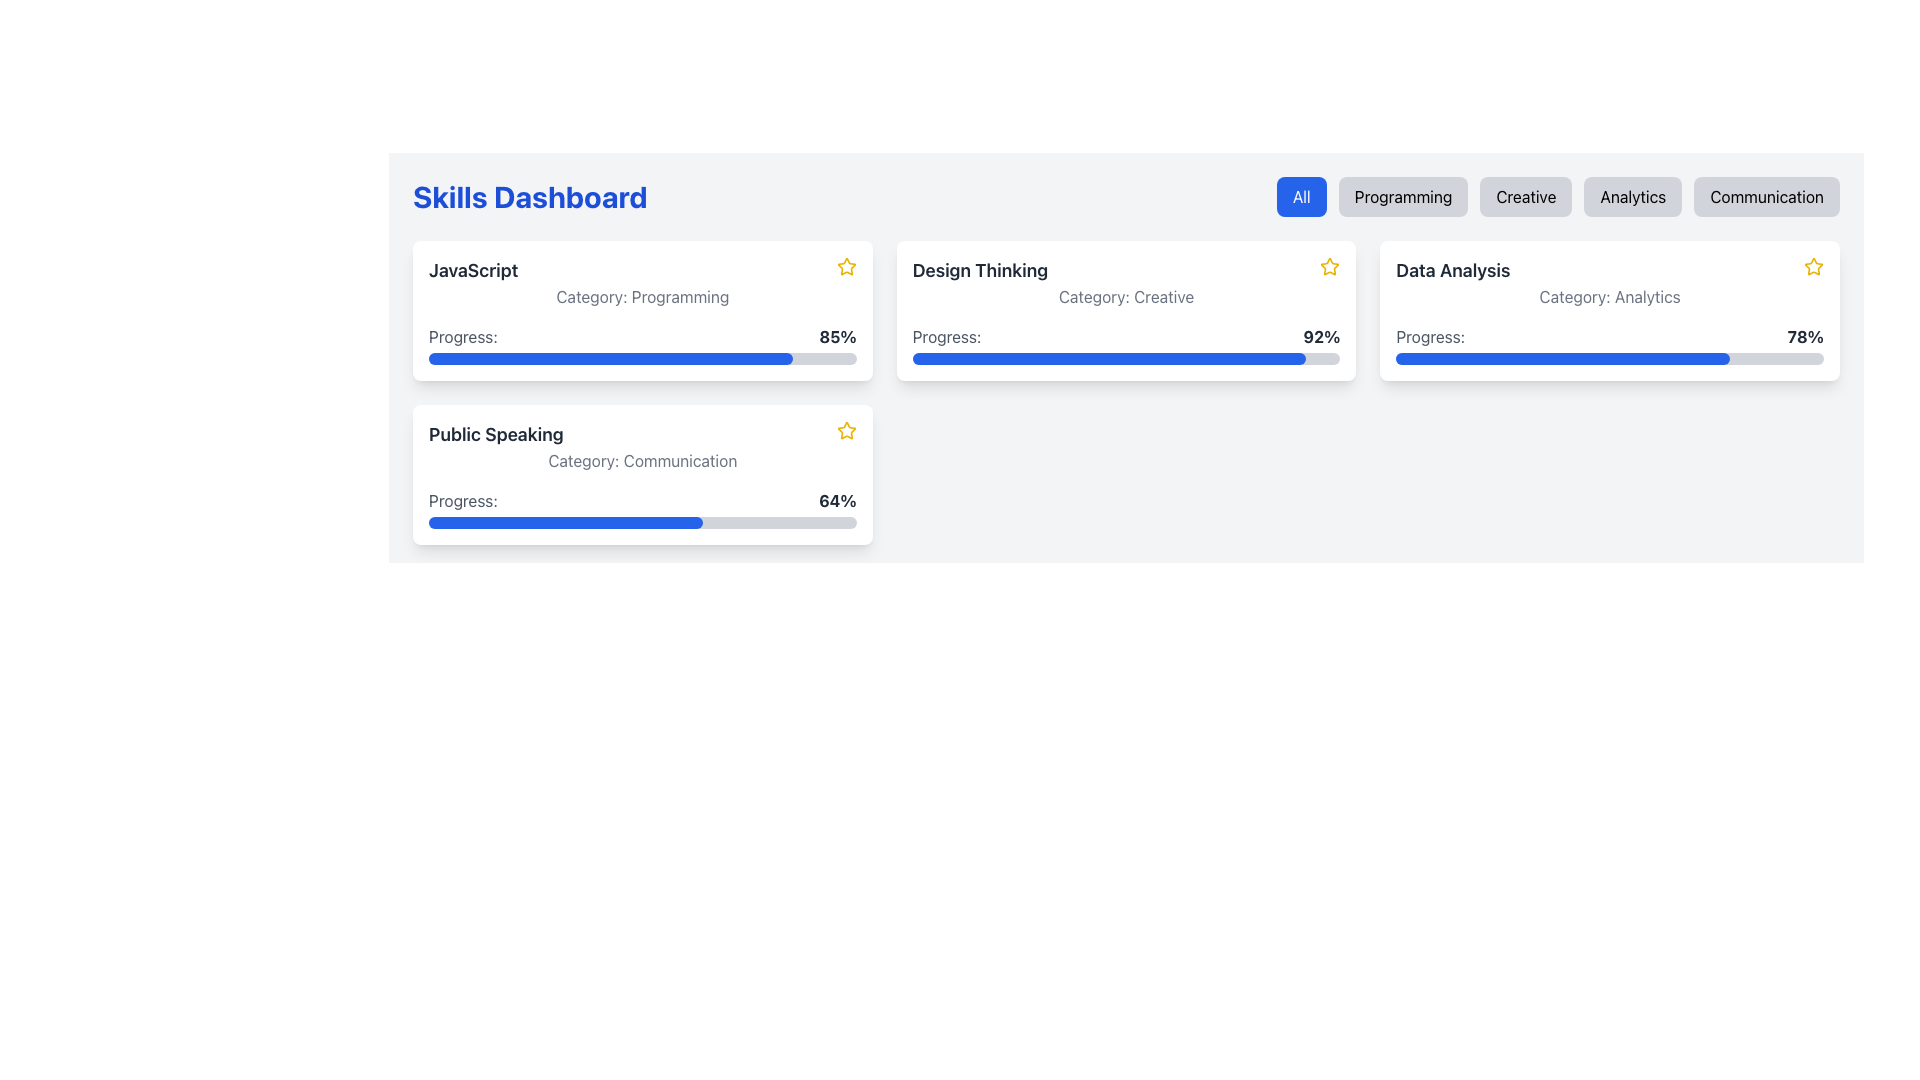 This screenshot has height=1080, width=1920. Describe the element at coordinates (1330, 265) in the screenshot. I see `the vibrant yellow star-shaped icon located in the top-right corner of the 'Design Thinking' card` at that location.